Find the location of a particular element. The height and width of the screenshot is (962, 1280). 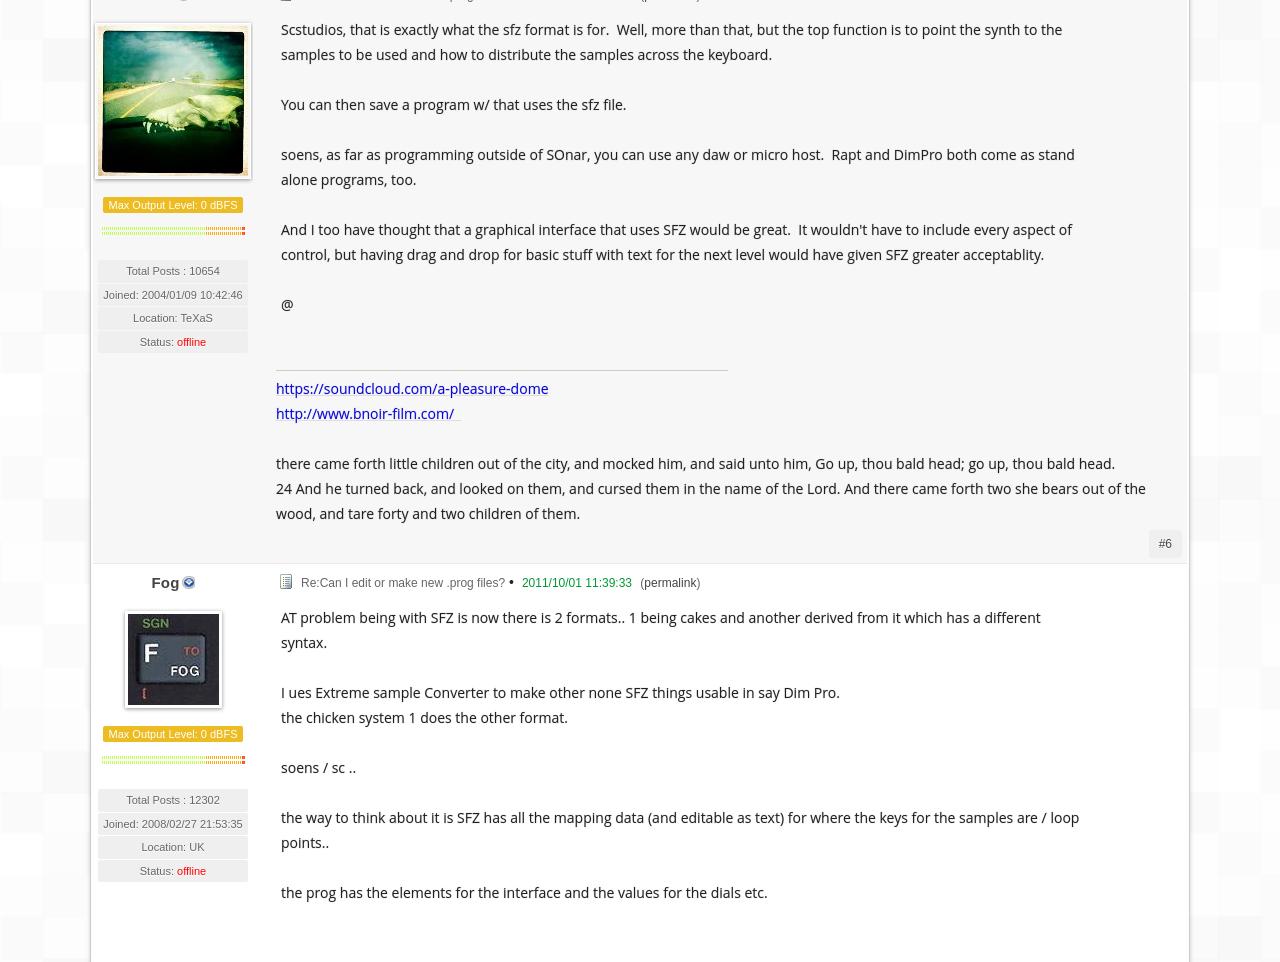

'Scstudios, that is exactly what the sfz format is for.  Well, more than that, but the top function is to point the synth to the samples to be used and how to distribute the samples across the keyboard.' is located at coordinates (671, 41).